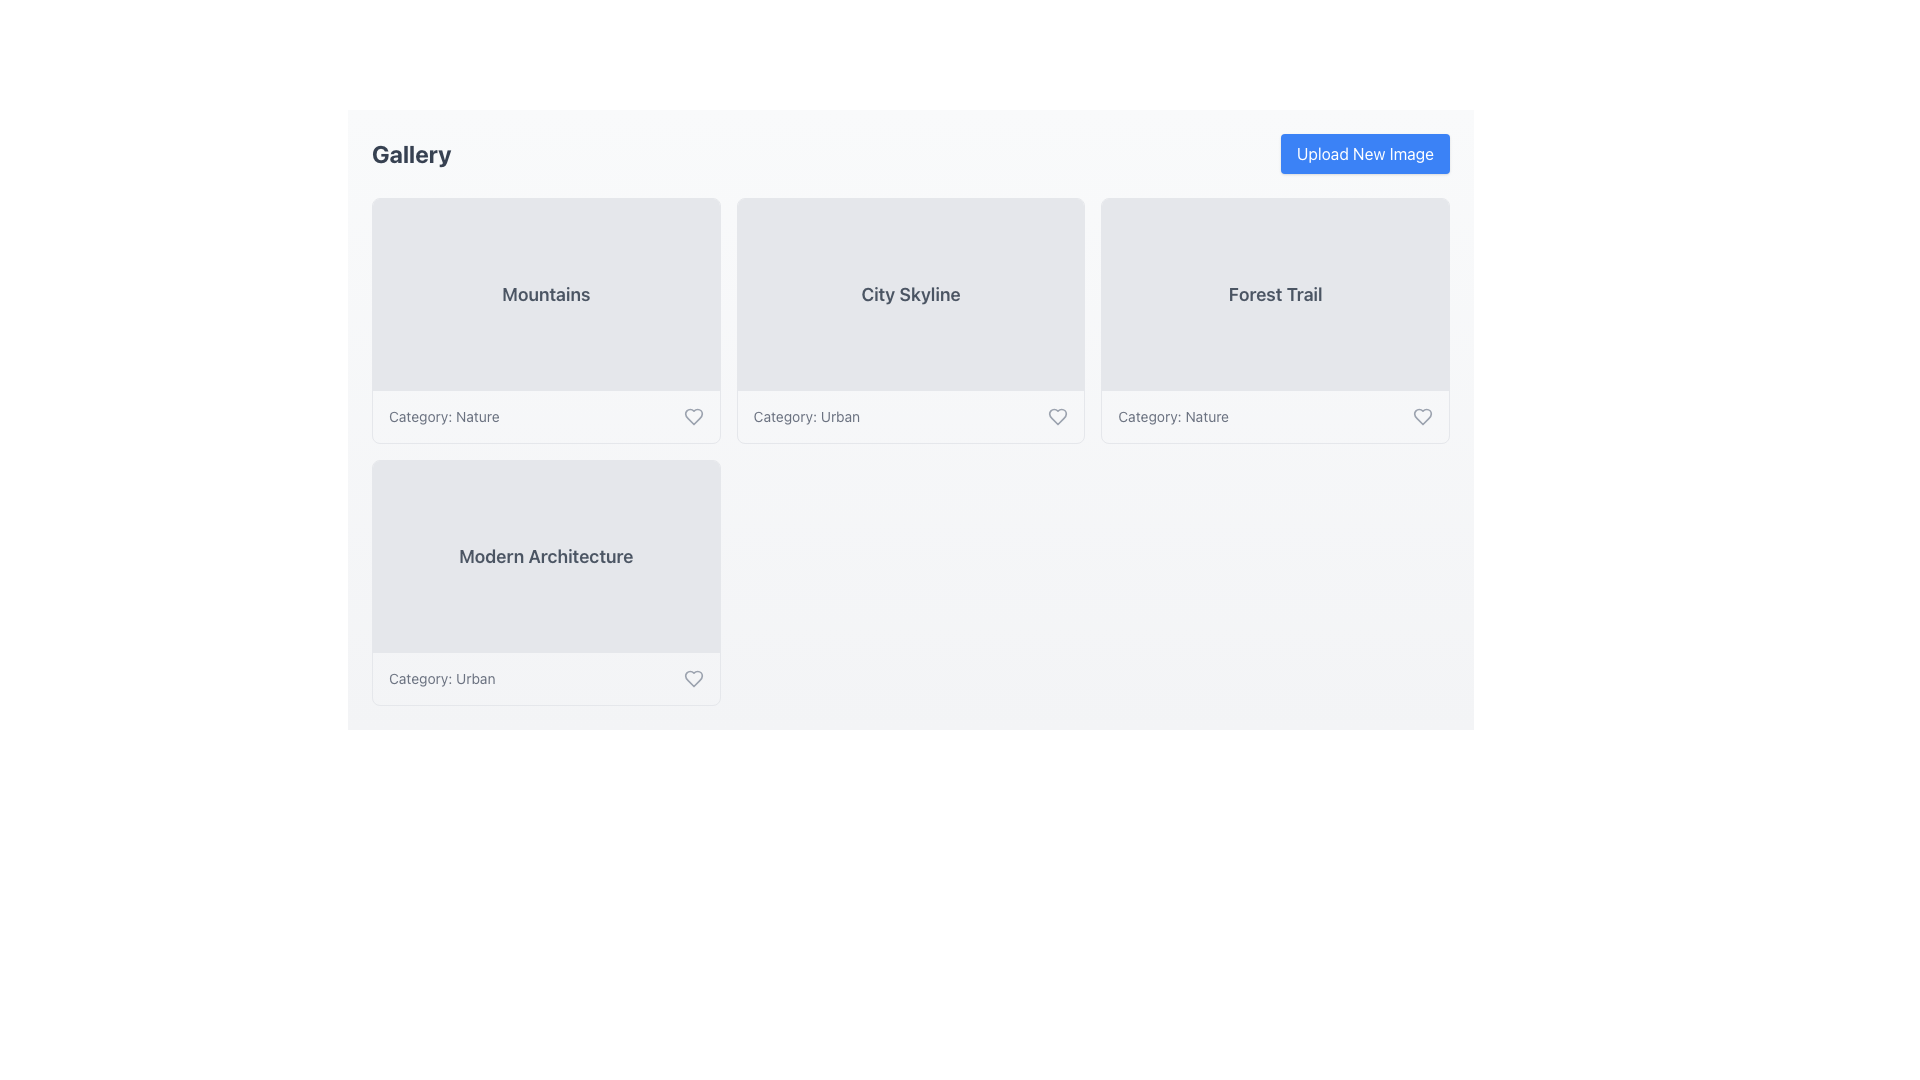 The image size is (1920, 1080). Describe the element at coordinates (693, 415) in the screenshot. I see `the Icon Button located in the top-left section of the display, specifically within the first card under the title 'Mountains', to change its color` at that location.